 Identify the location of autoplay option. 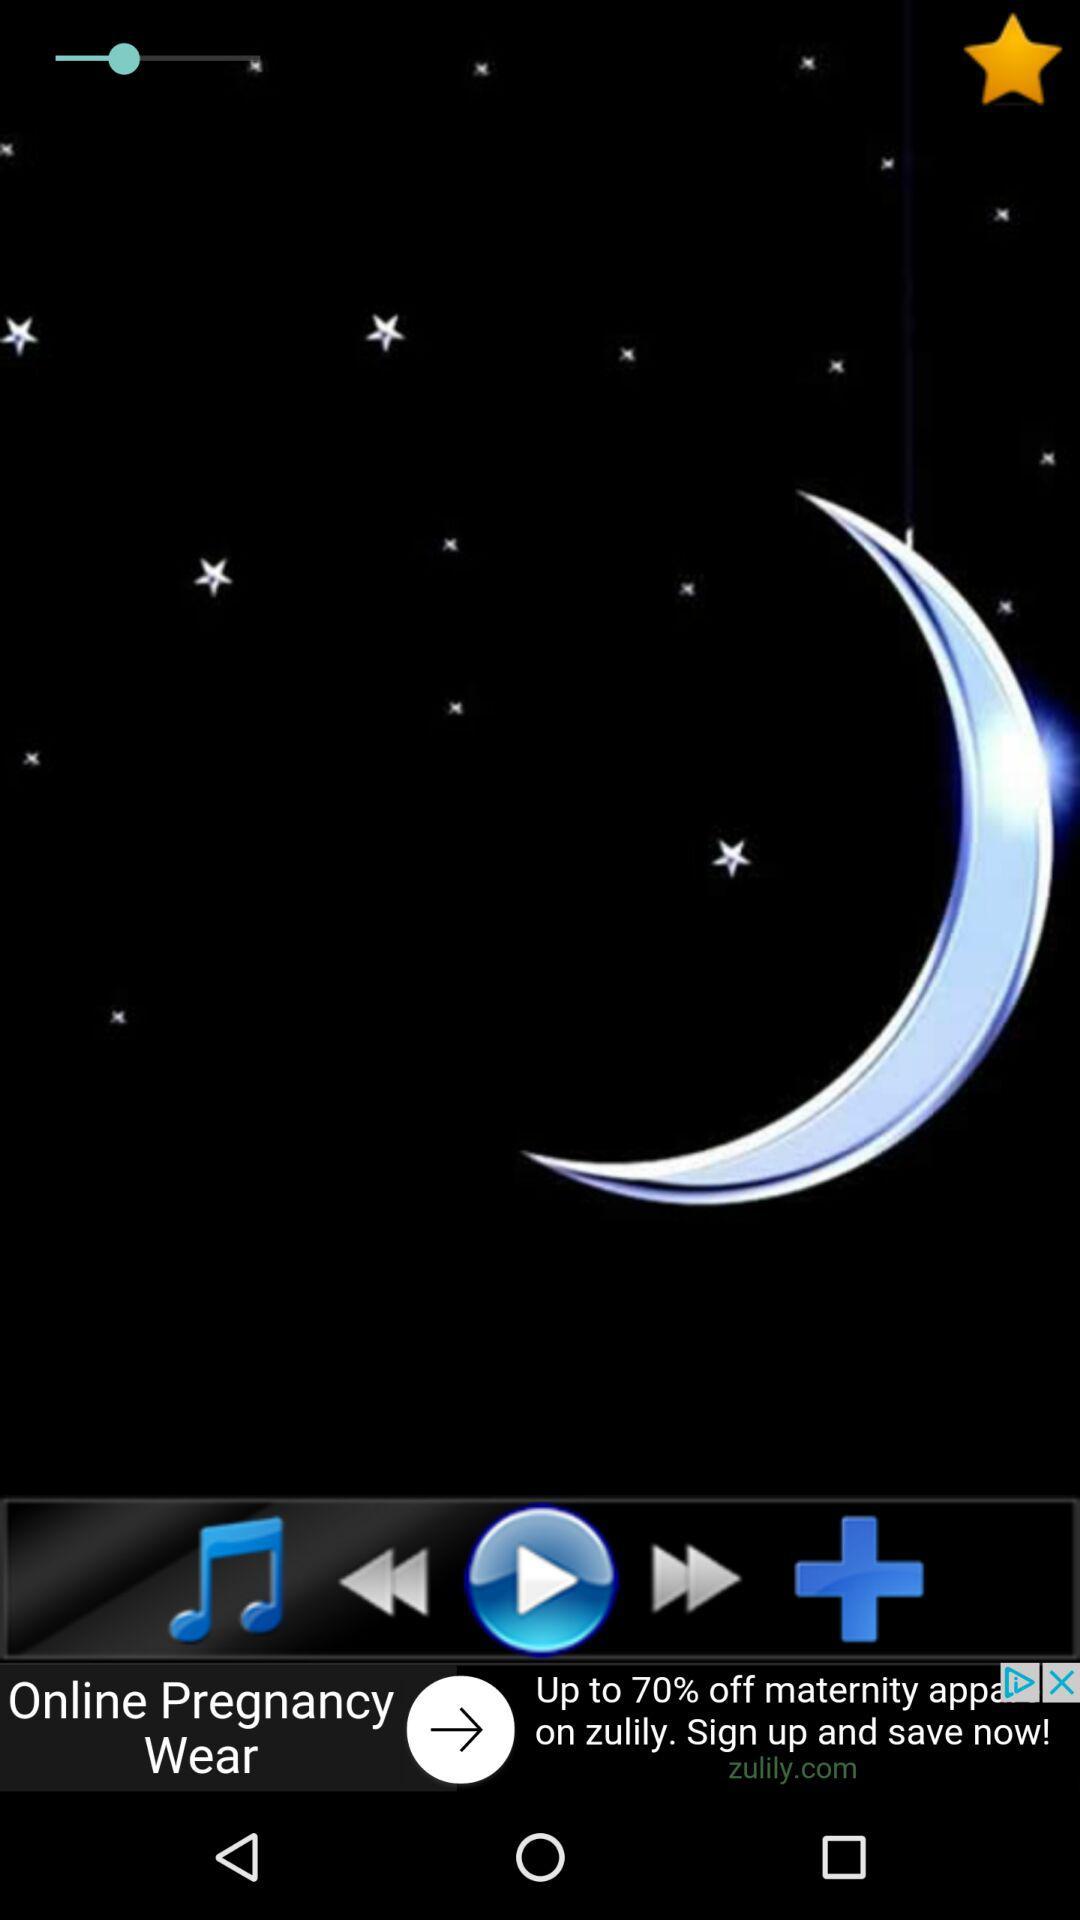
(874, 1577).